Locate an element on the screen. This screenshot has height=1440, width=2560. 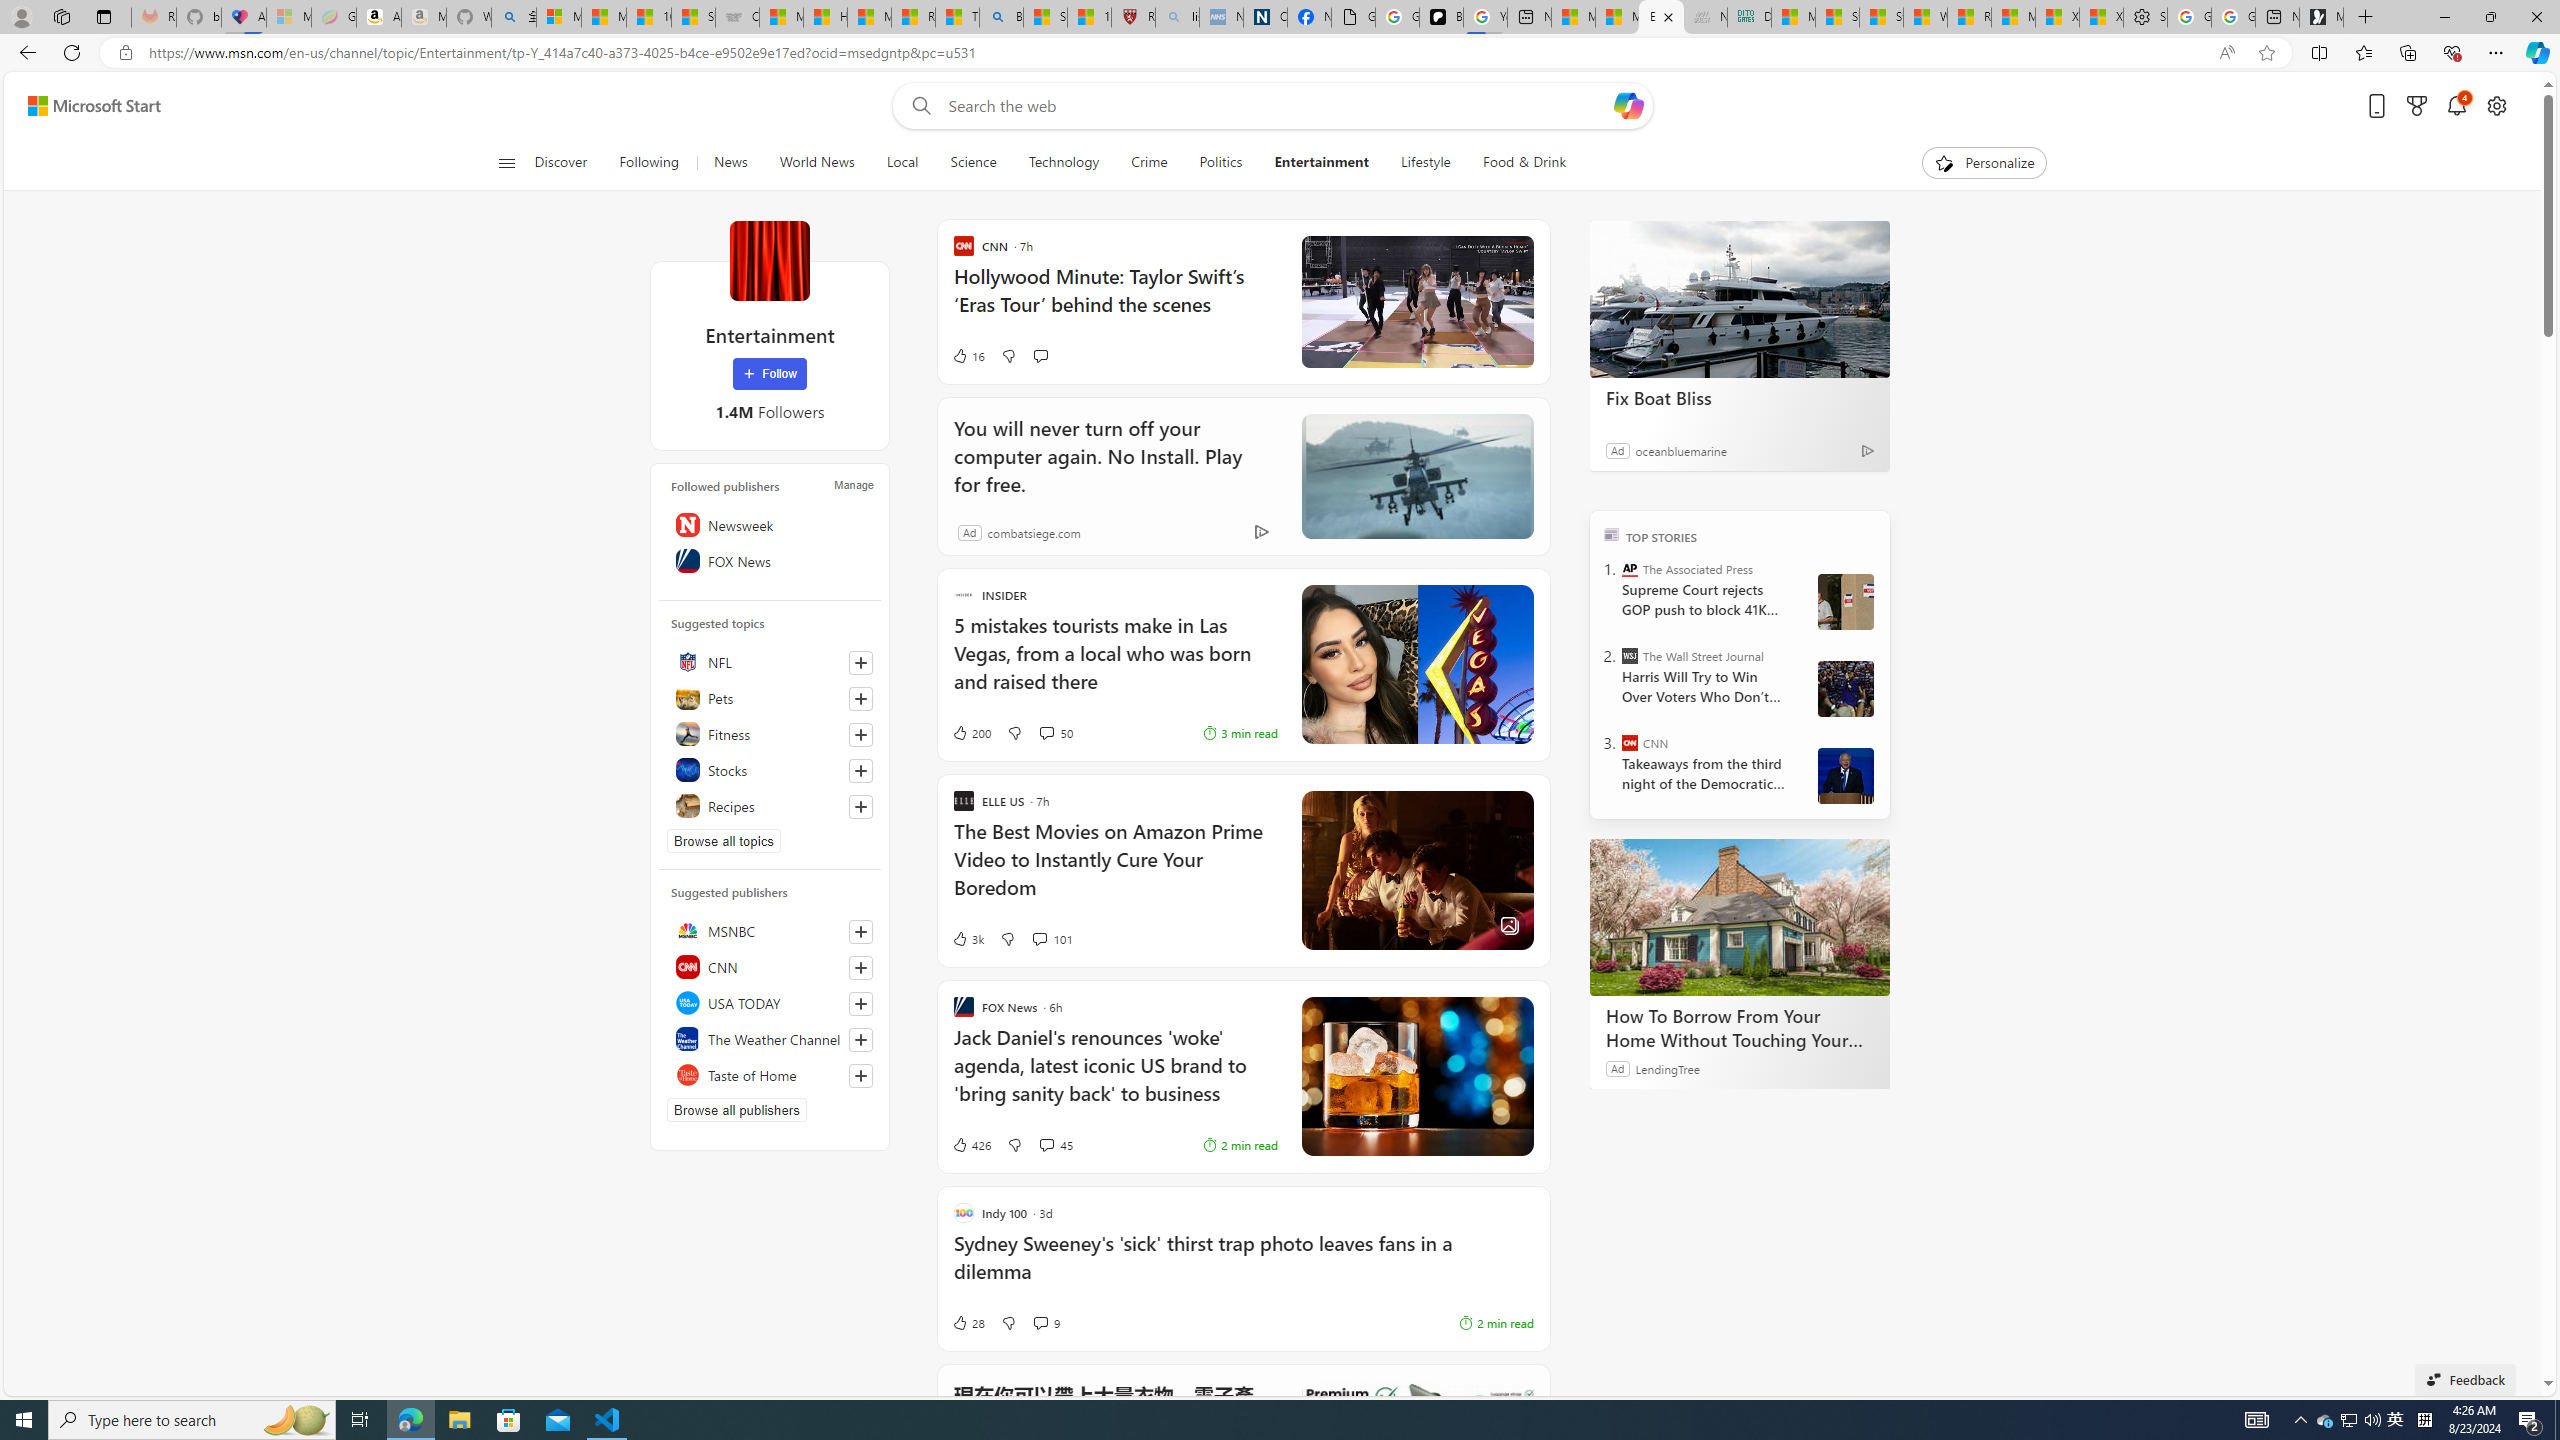
'LendingTree' is located at coordinates (1667, 1068).